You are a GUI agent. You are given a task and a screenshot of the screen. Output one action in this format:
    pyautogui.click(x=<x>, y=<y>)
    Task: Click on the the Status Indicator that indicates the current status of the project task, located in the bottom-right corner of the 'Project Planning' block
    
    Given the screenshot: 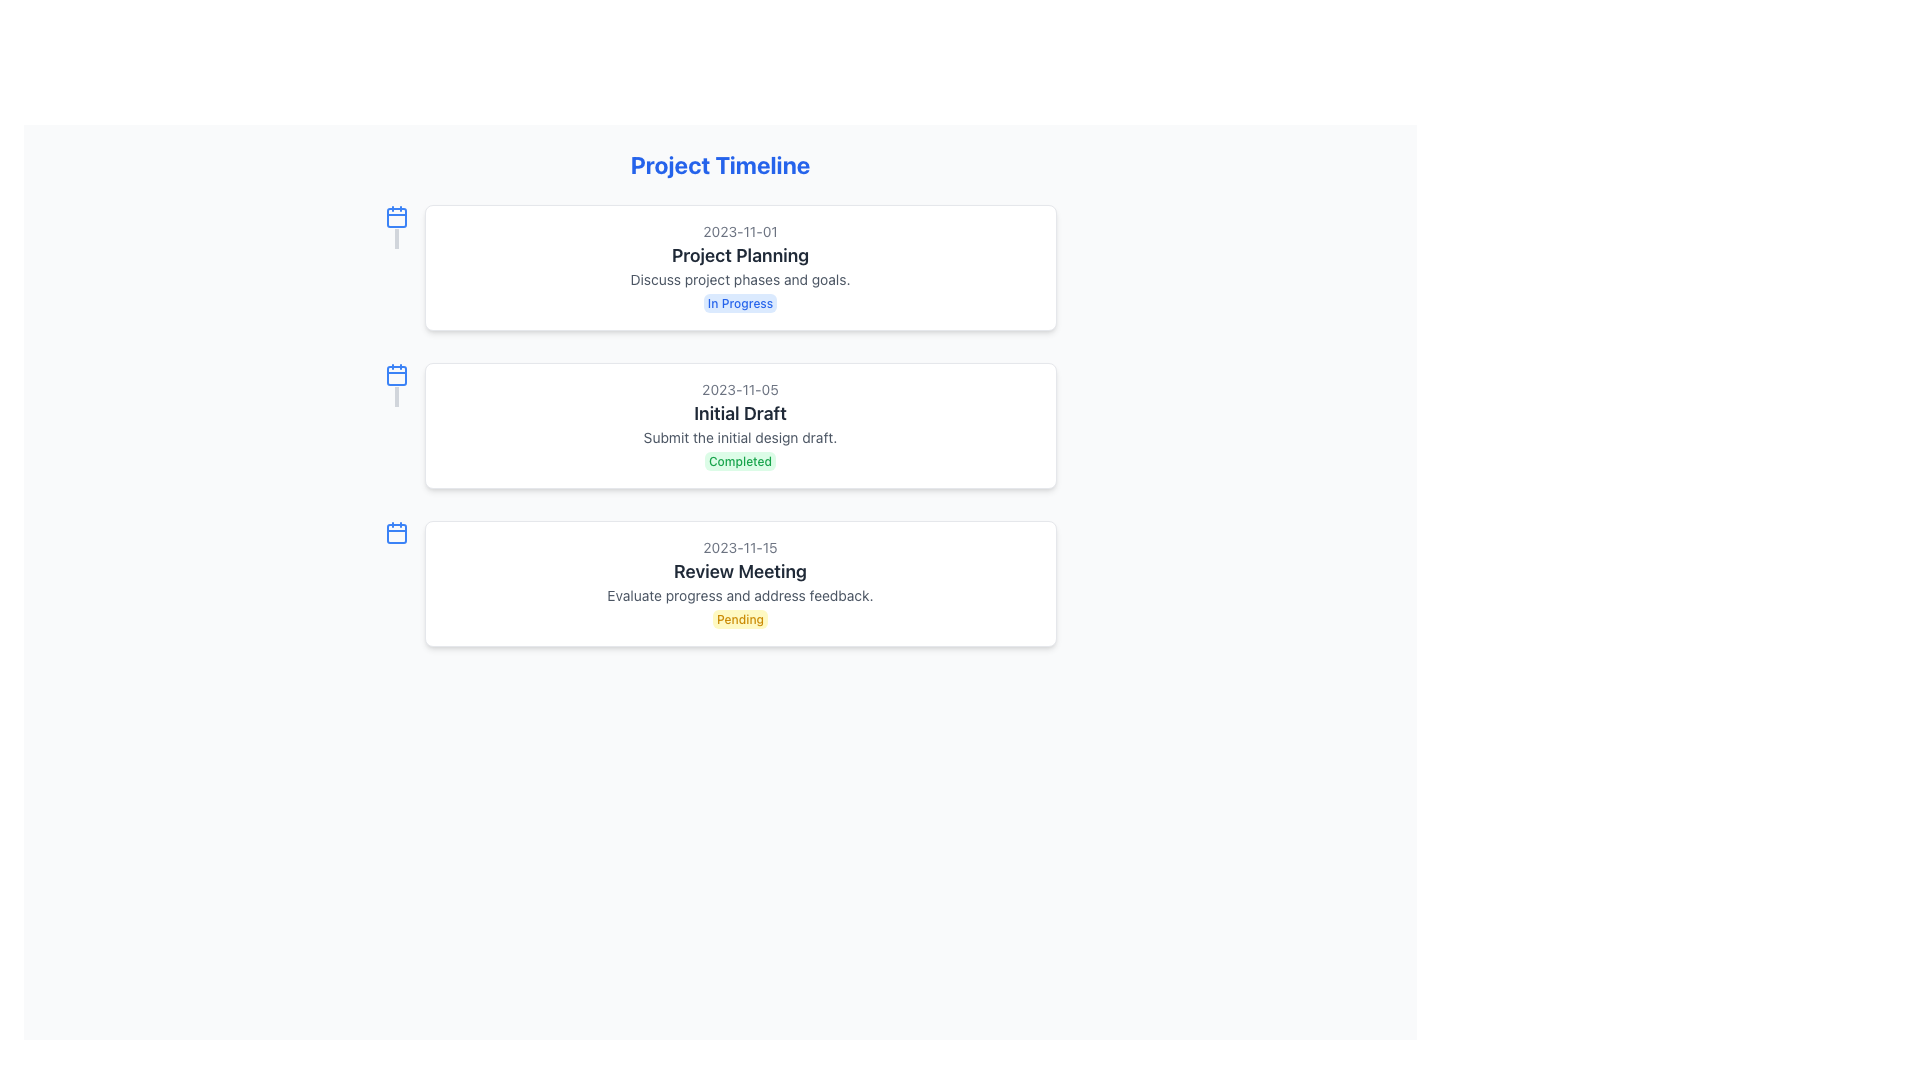 What is the action you would take?
    pyautogui.click(x=739, y=303)
    